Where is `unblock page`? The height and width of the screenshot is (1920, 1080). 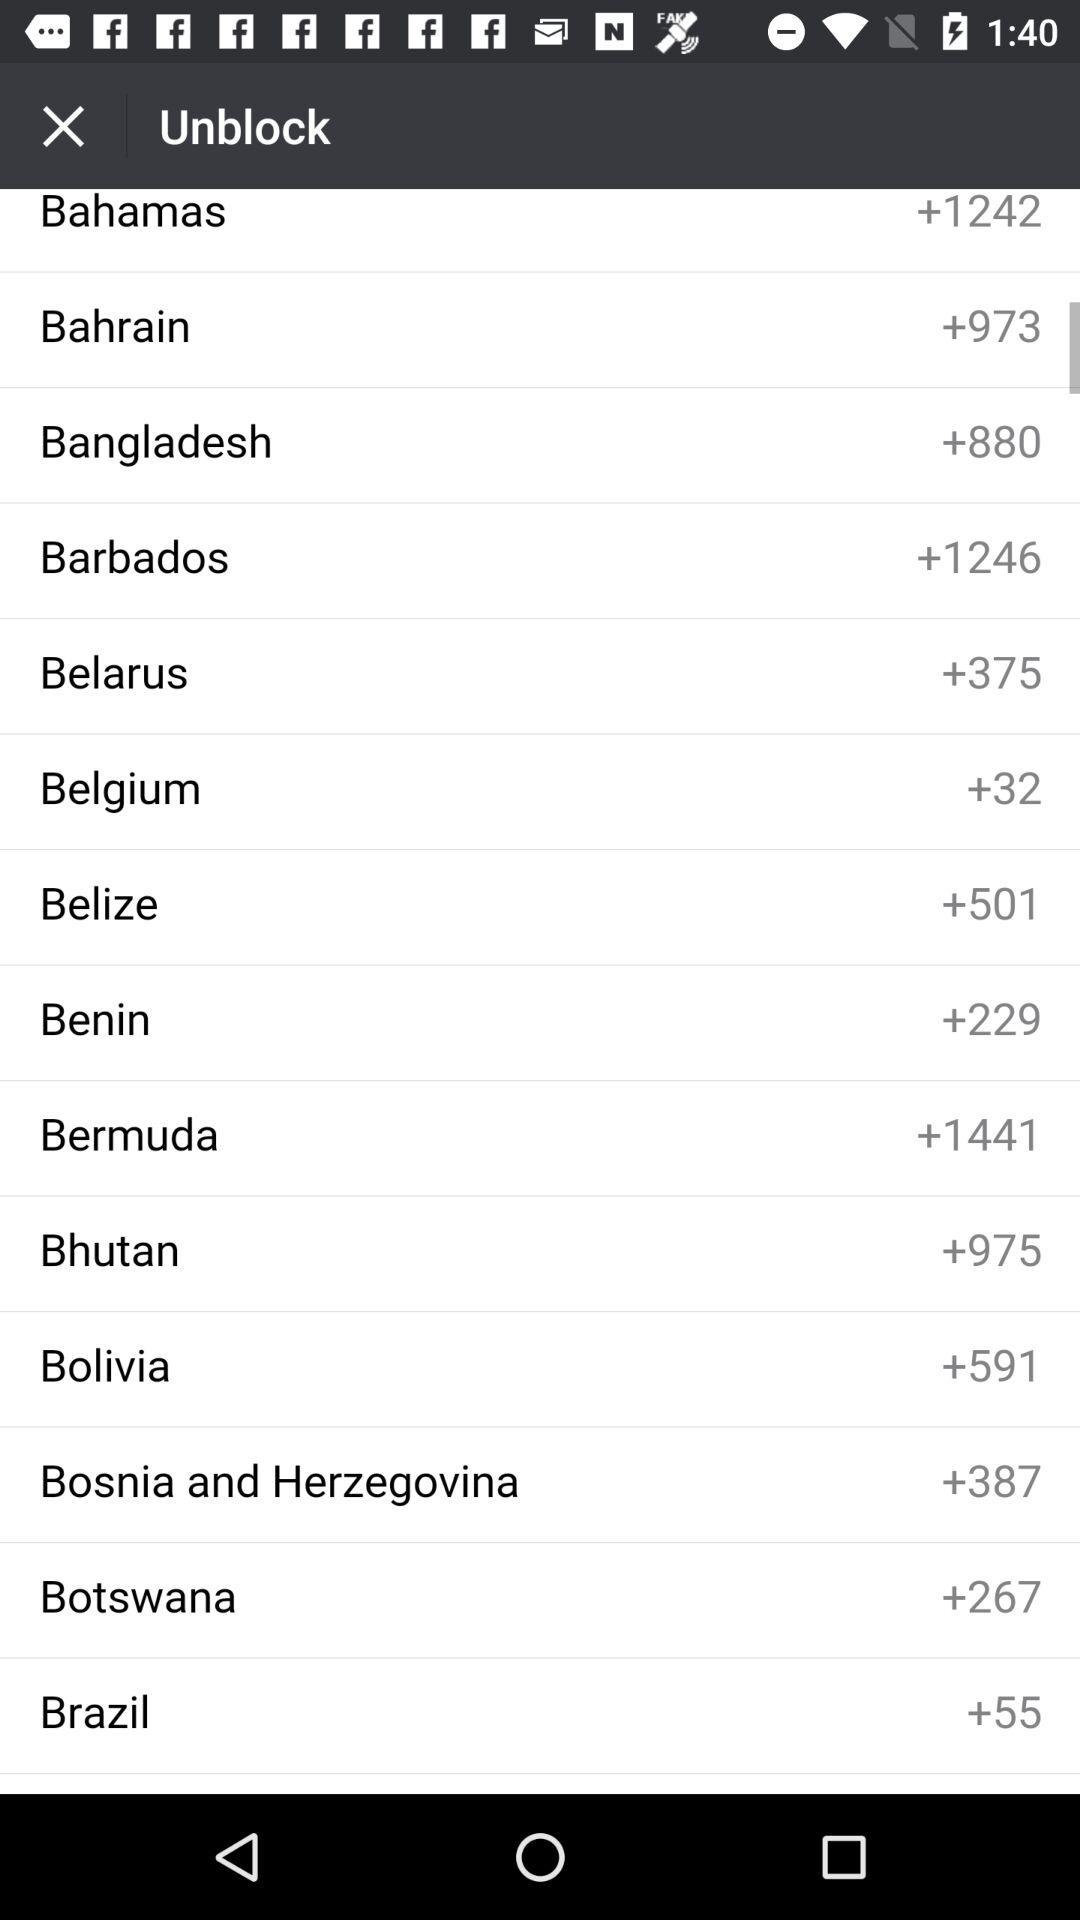
unblock page is located at coordinates (540, 991).